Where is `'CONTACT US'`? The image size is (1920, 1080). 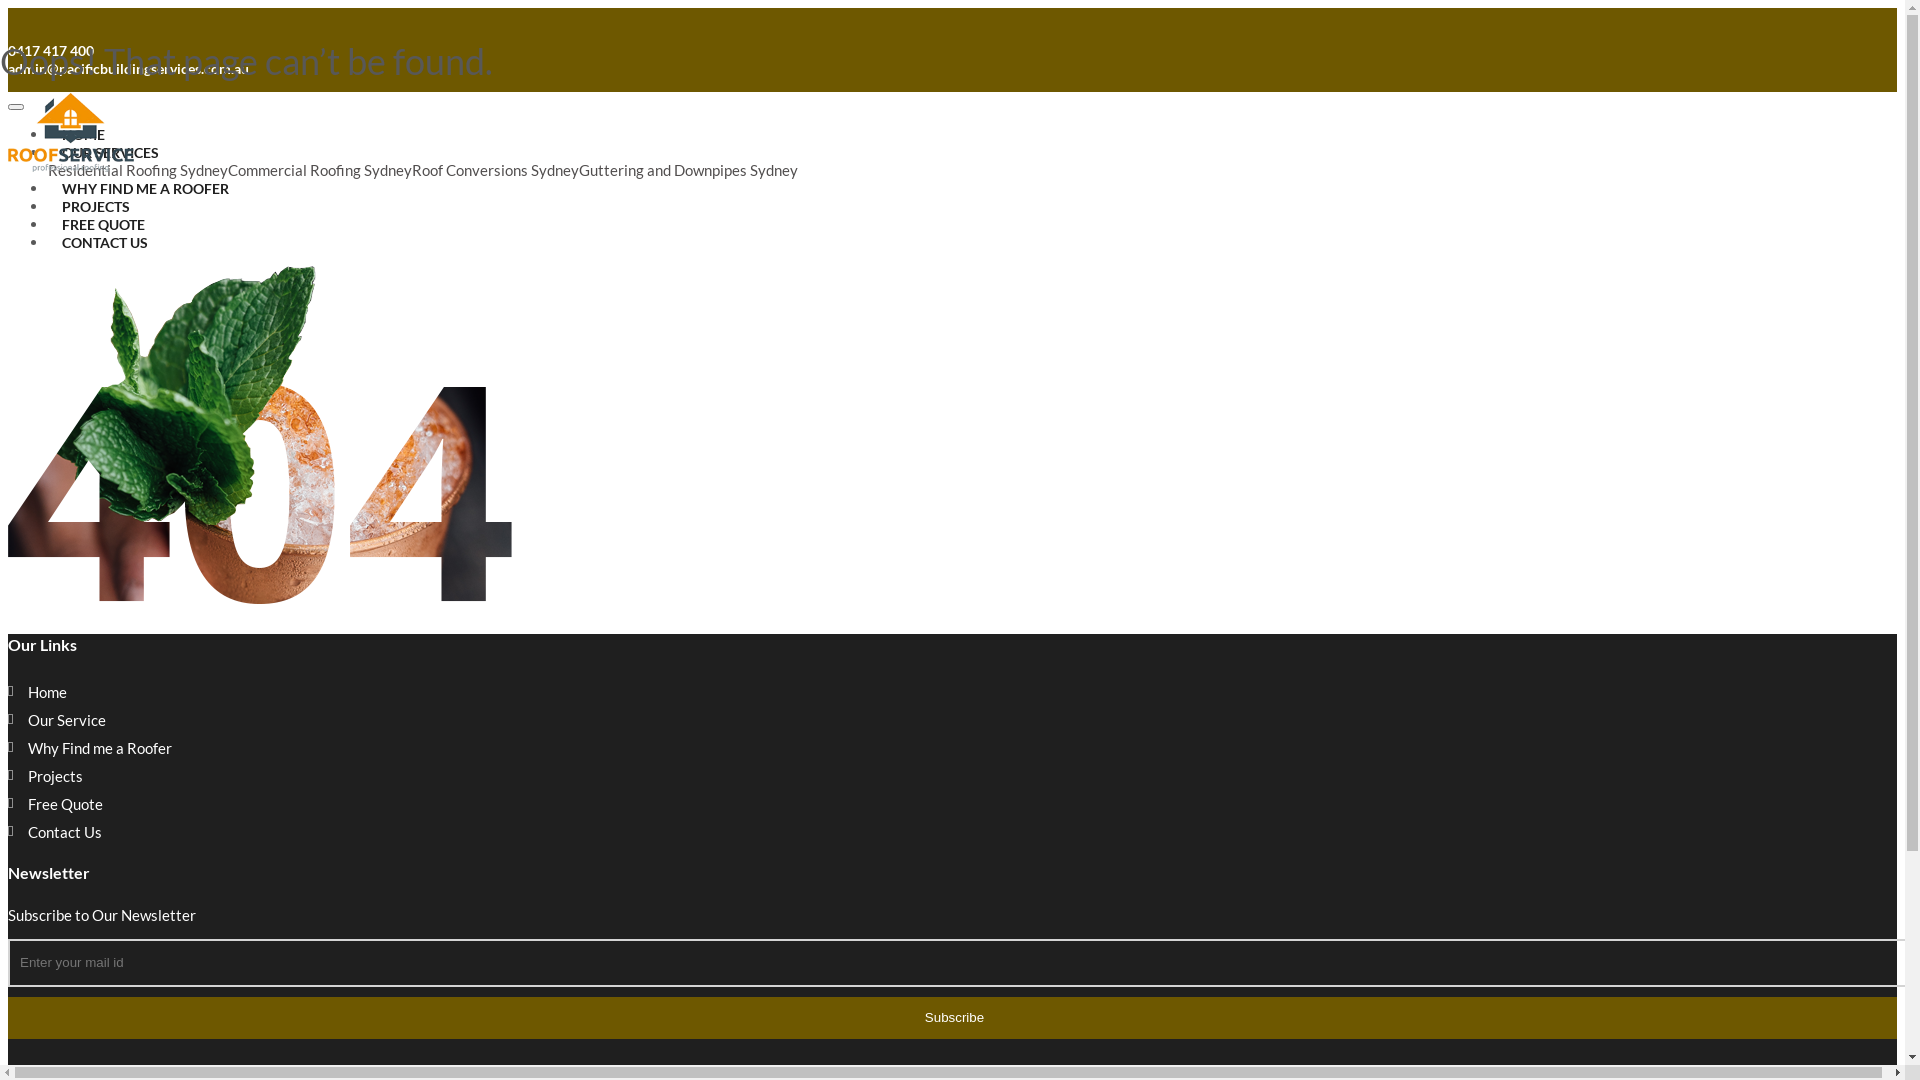
'CONTACT US' is located at coordinates (104, 241).